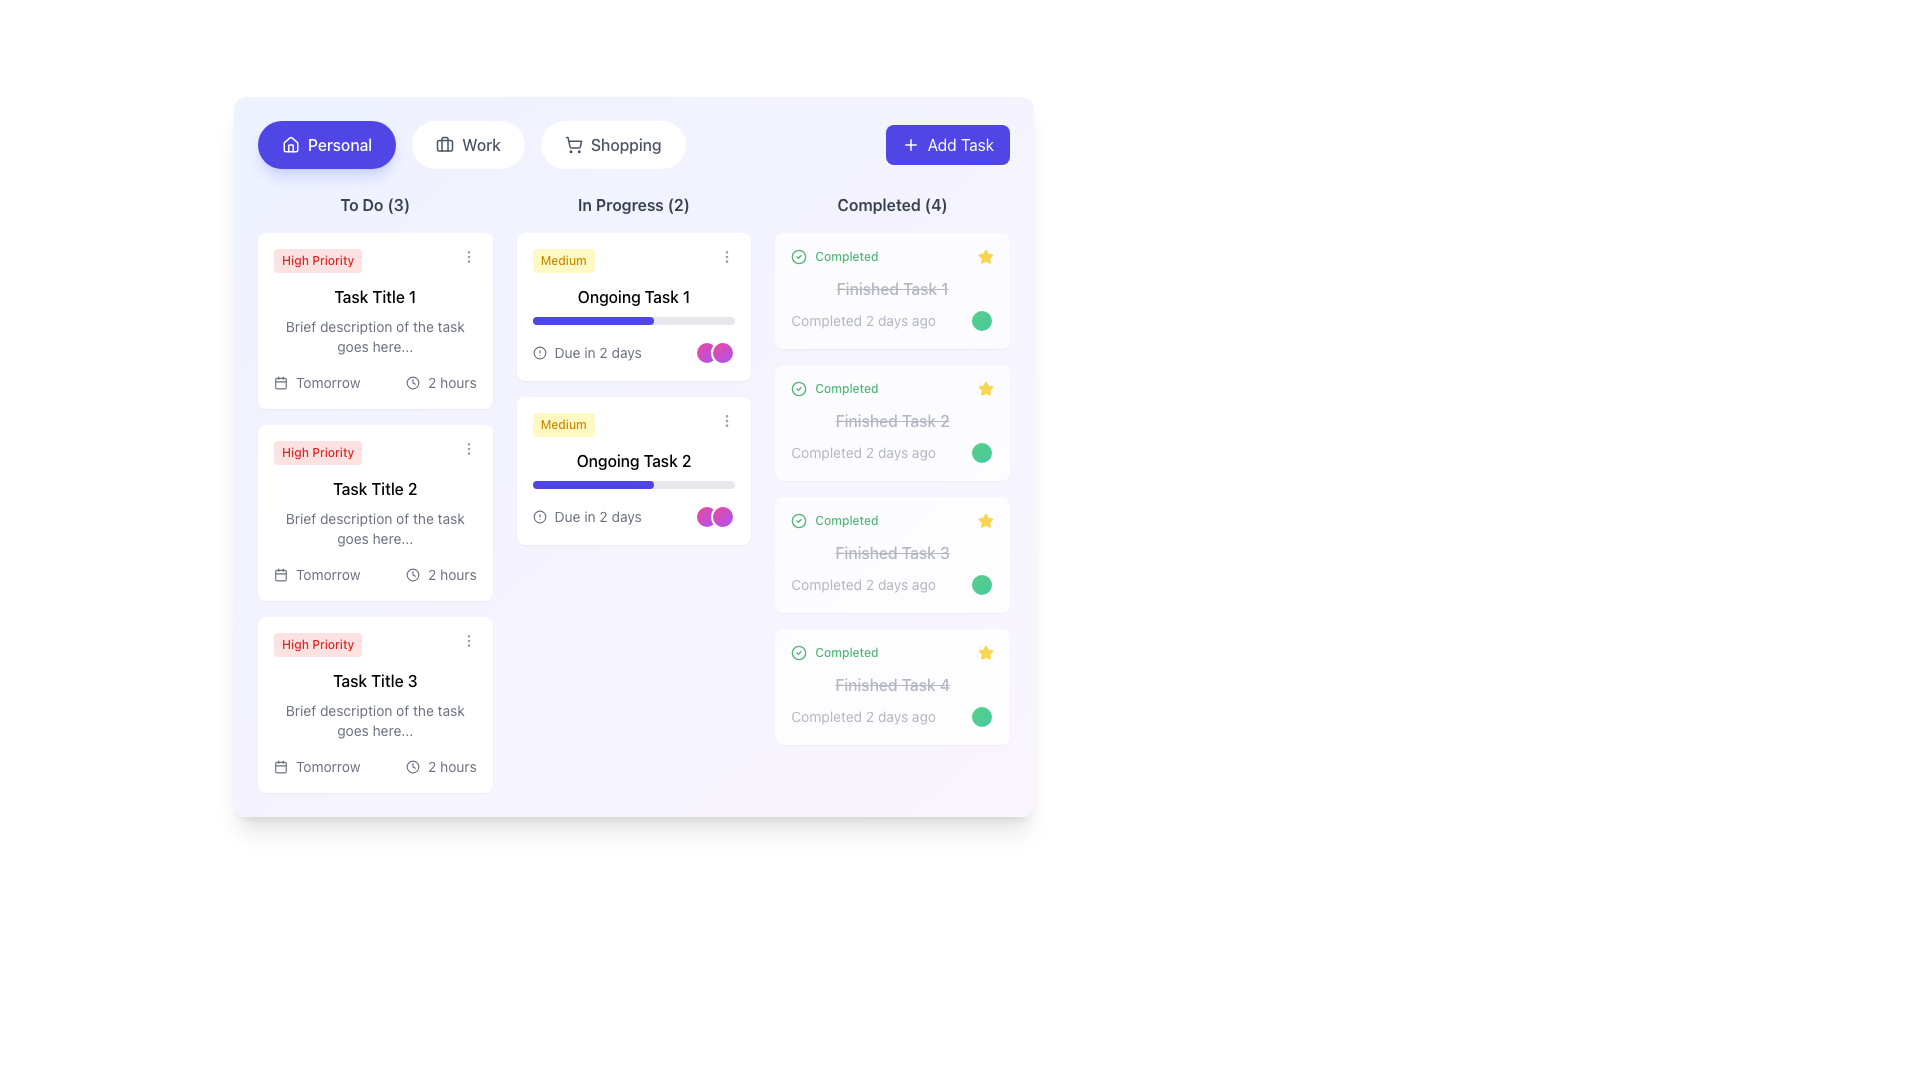 Image resolution: width=1920 pixels, height=1080 pixels. What do you see at coordinates (572, 144) in the screenshot?
I see `the shopping cart icon located in the navigation bar under the 'Shopping' section, positioned to the left of the 'Shopping' text label` at bounding box center [572, 144].